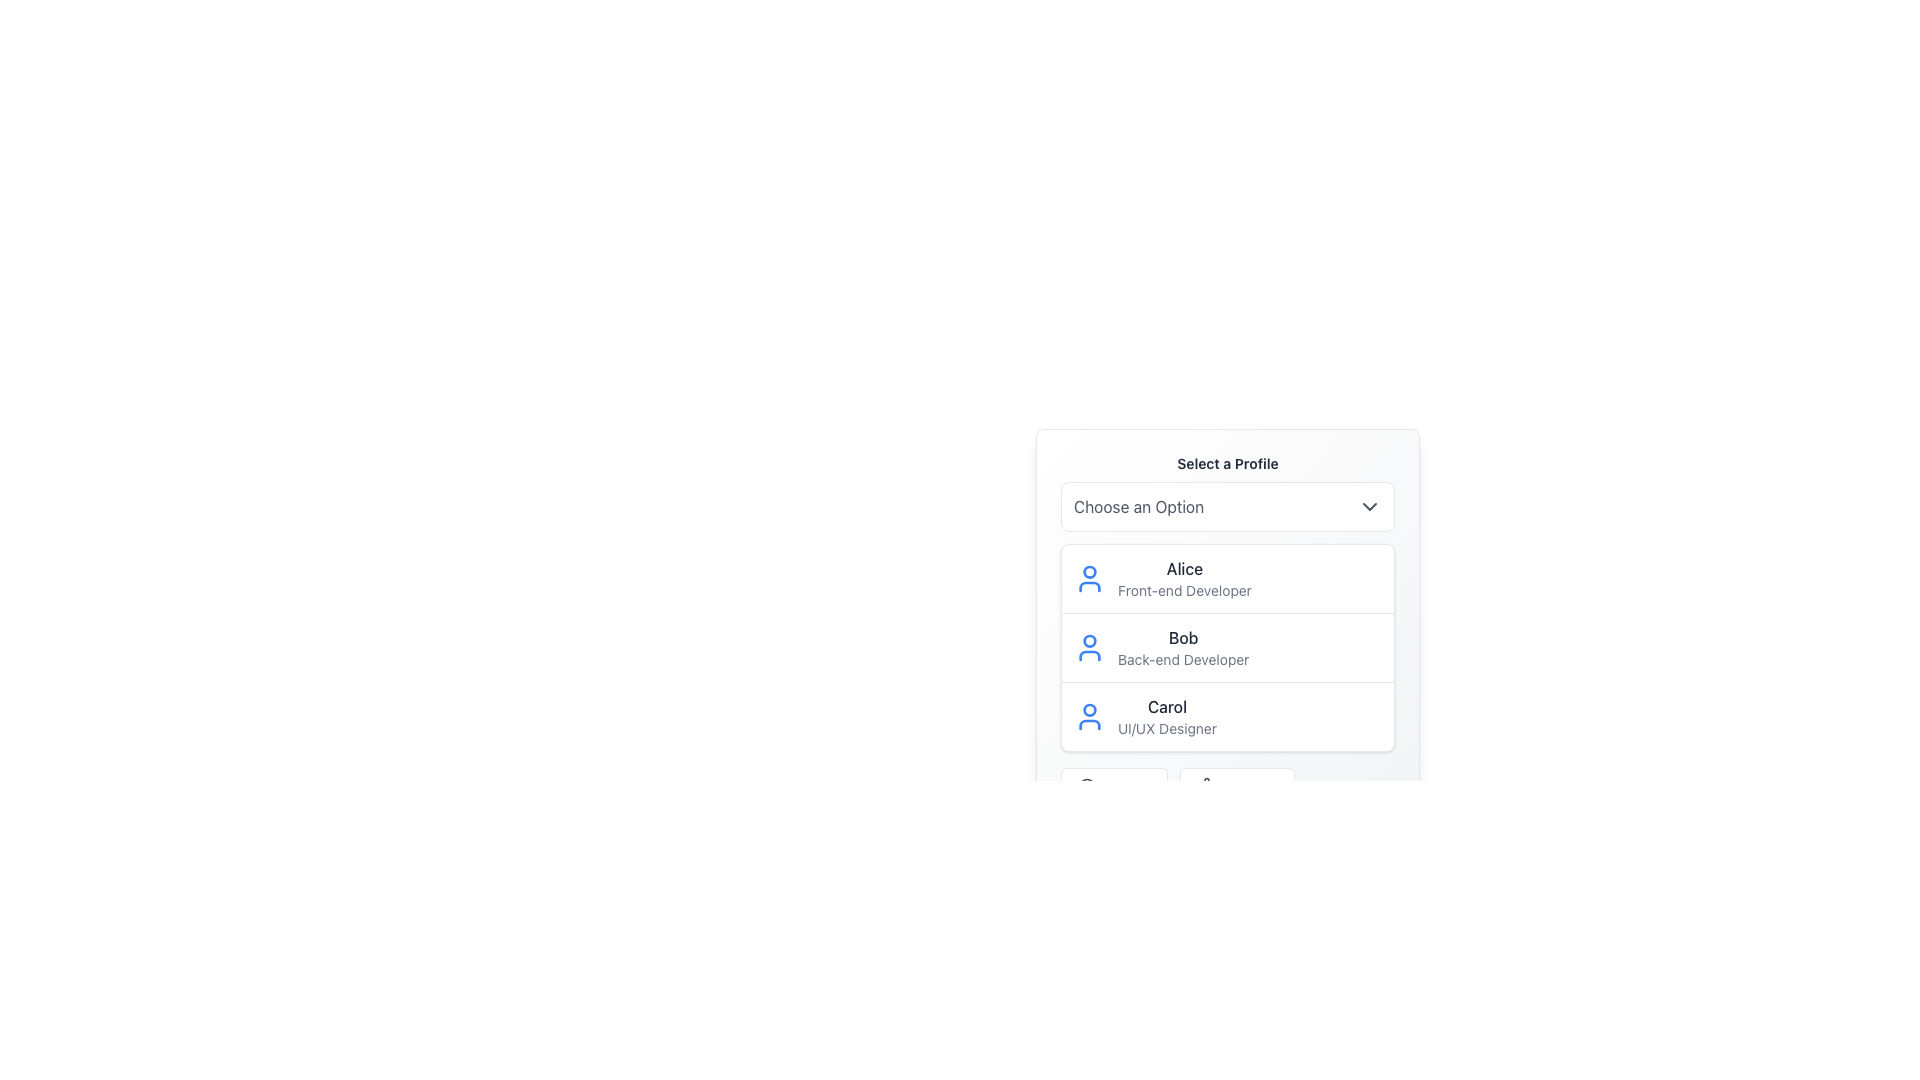  I want to click on the user profile item displaying 'Bob - Back-end Developer', so click(1227, 647).